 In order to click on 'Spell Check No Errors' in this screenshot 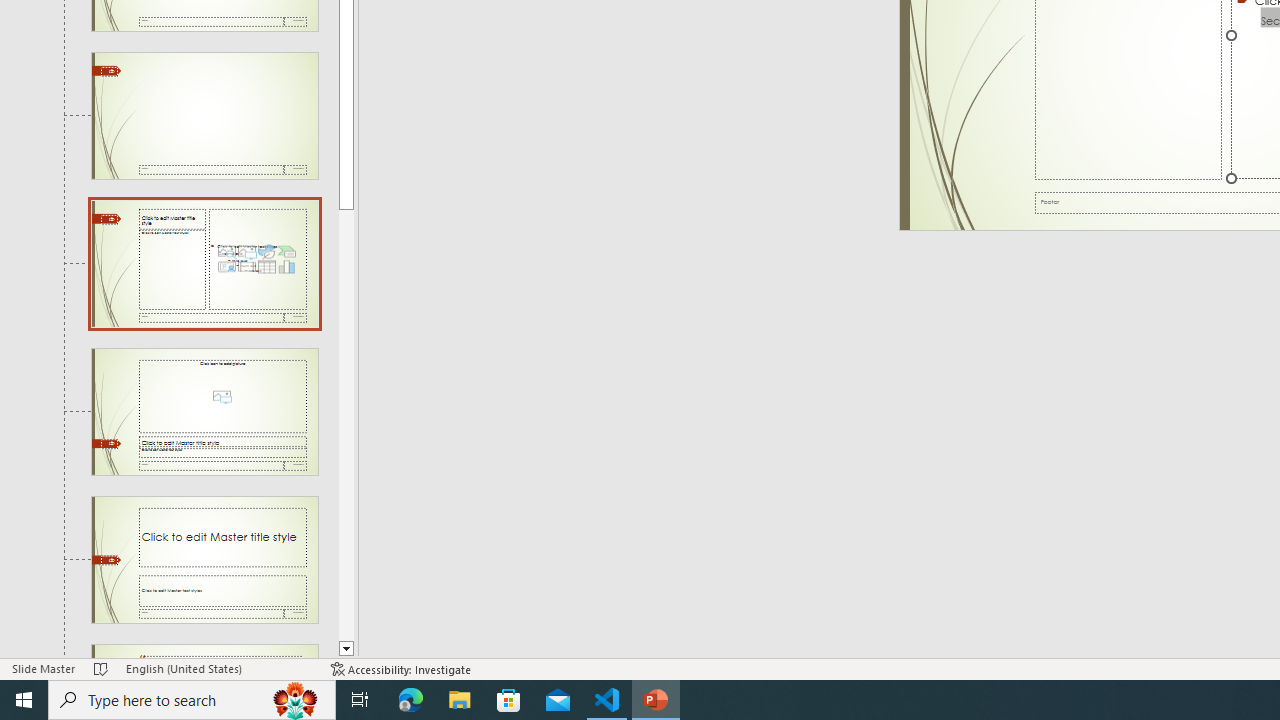, I will do `click(100, 669)`.